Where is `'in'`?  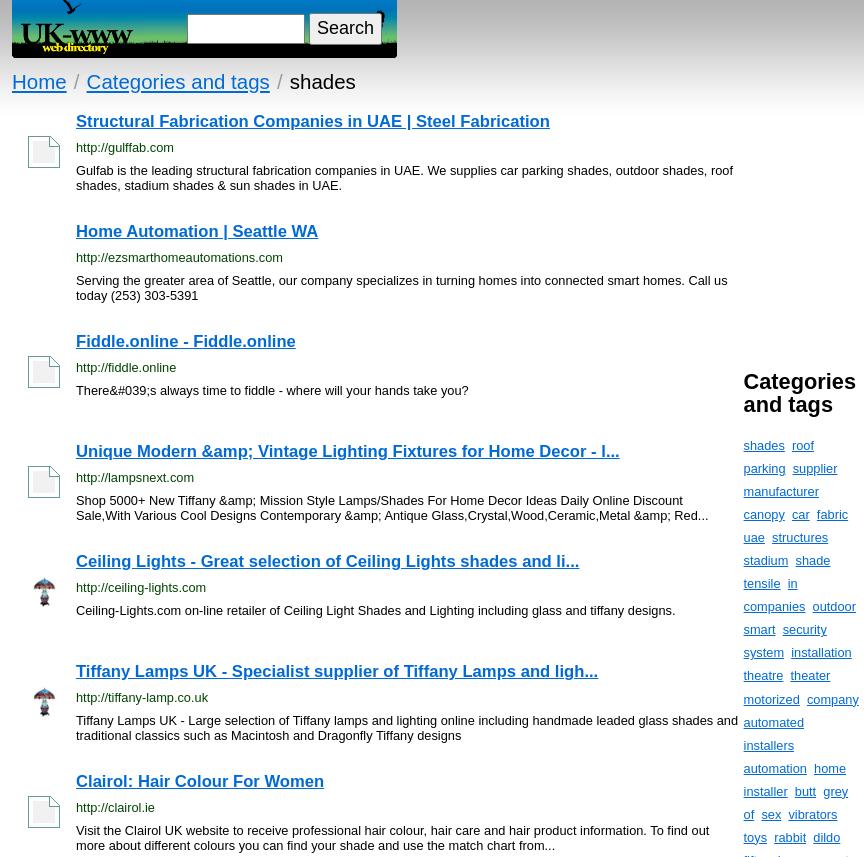
'in' is located at coordinates (786, 583).